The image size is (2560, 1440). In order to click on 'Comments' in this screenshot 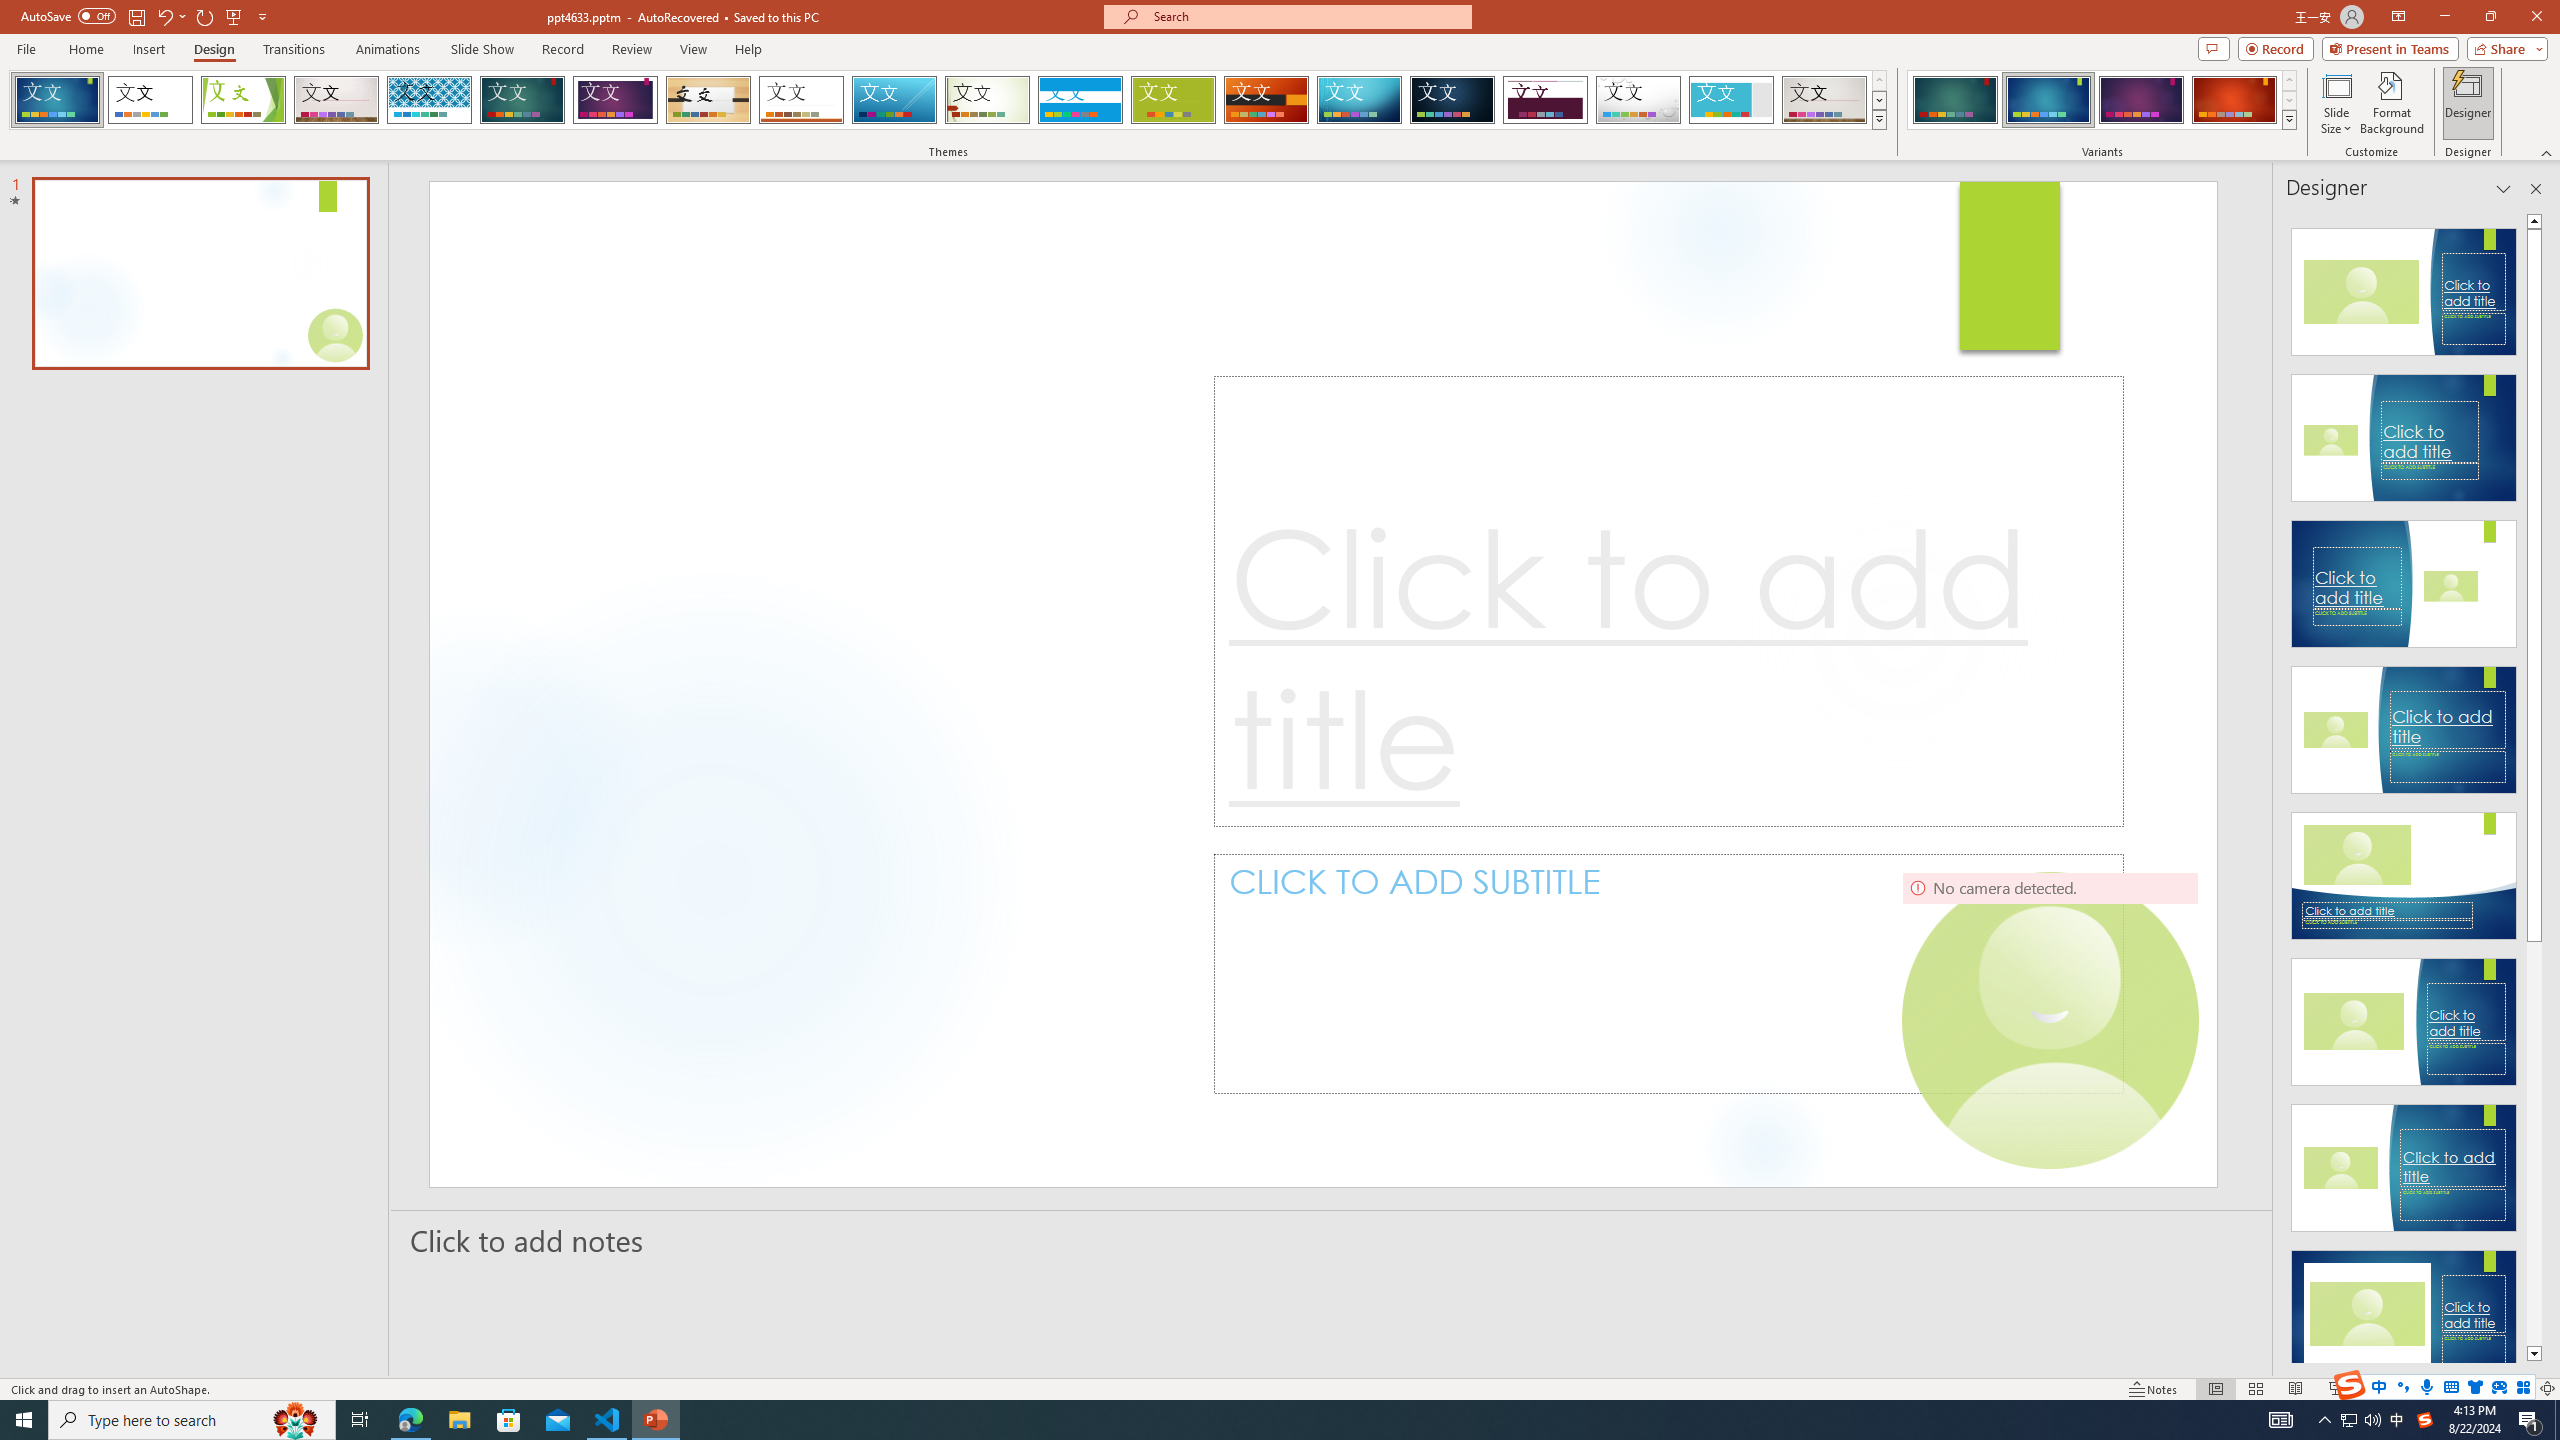, I will do `click(2213, 47)`.